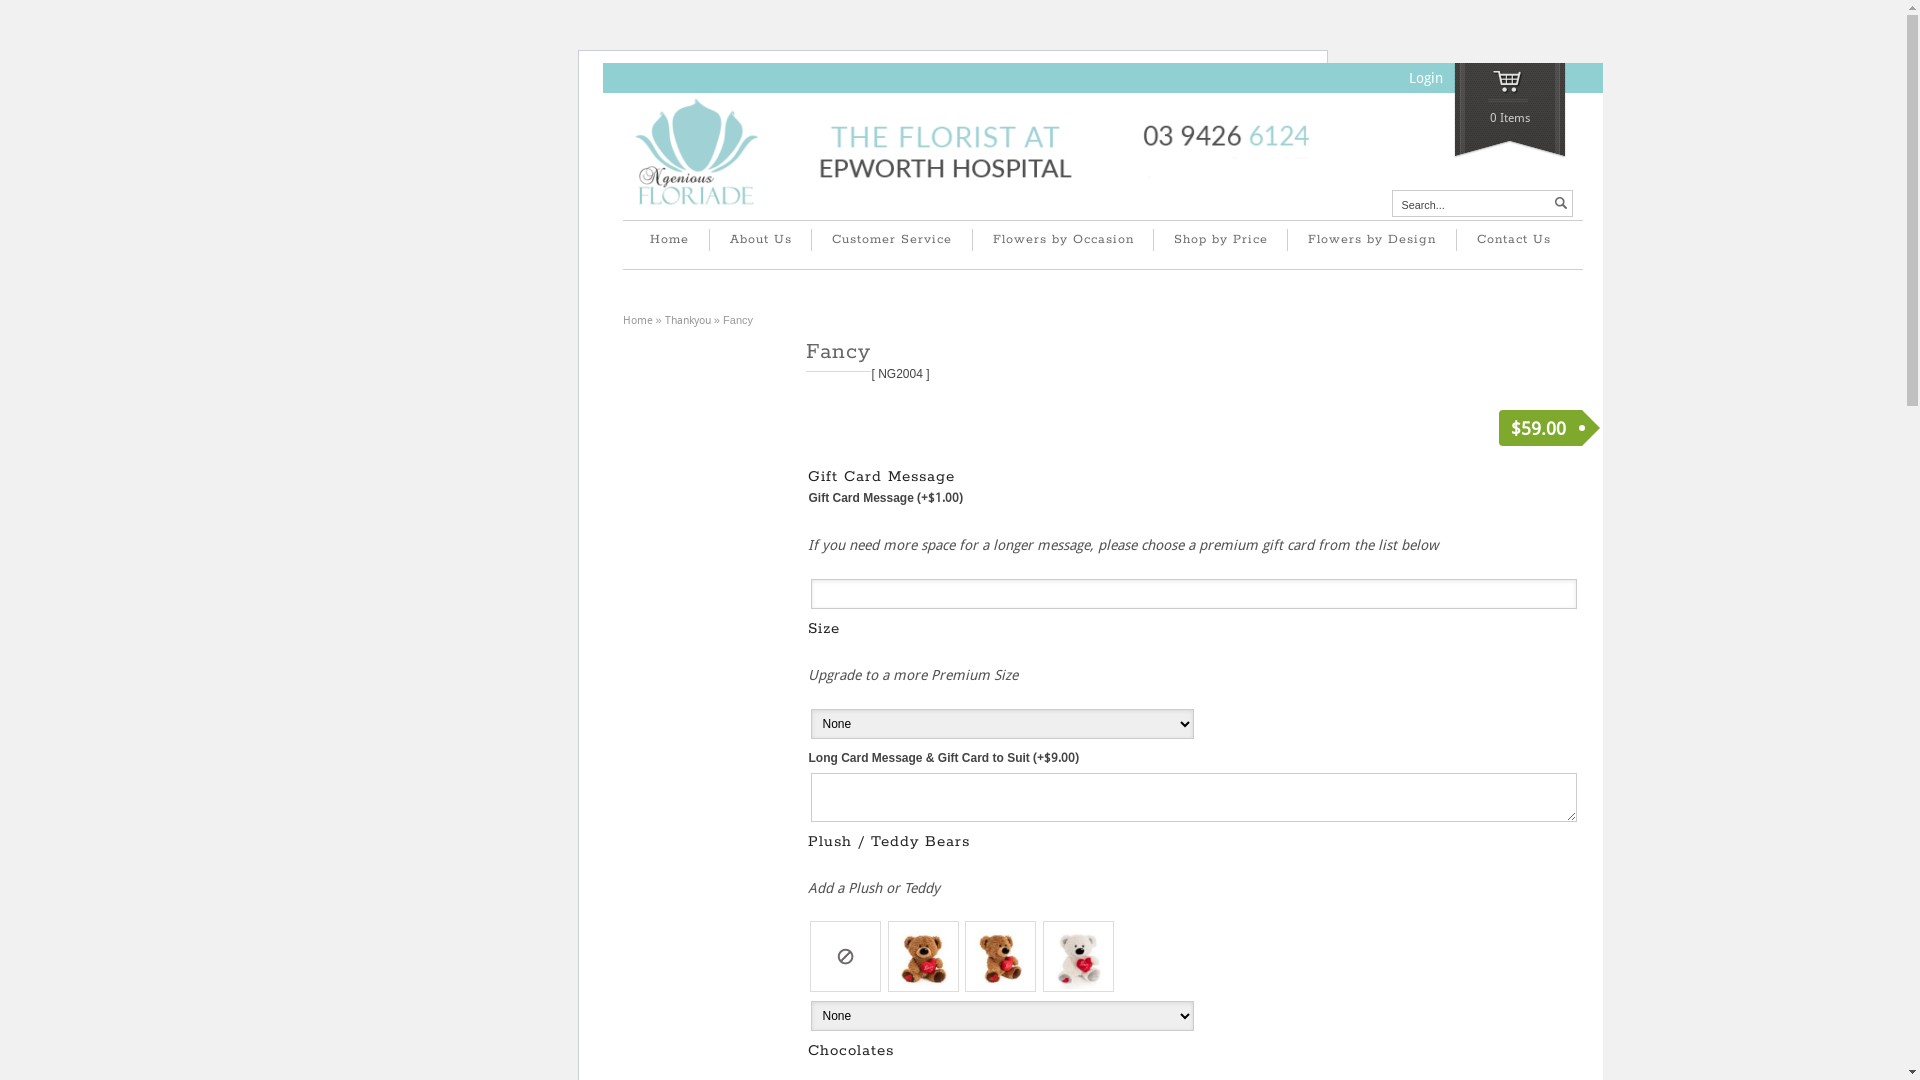 The image size is (1920, 1080). What do you see at coordinates (1219, 238) in the screenshot?
I see `'Shop by Price'` at bounding box center [1219, 238].